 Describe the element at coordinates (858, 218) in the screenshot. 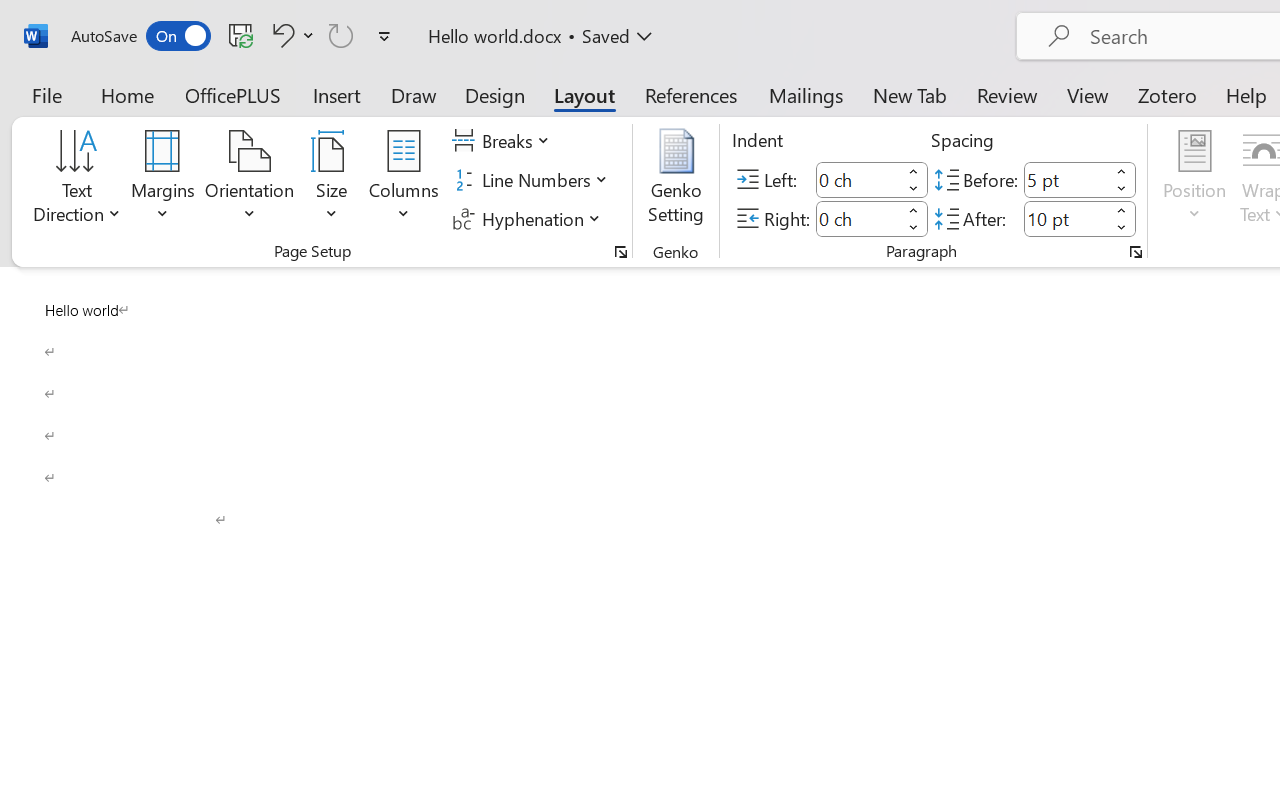

I see `'Indent Right'` at that location.